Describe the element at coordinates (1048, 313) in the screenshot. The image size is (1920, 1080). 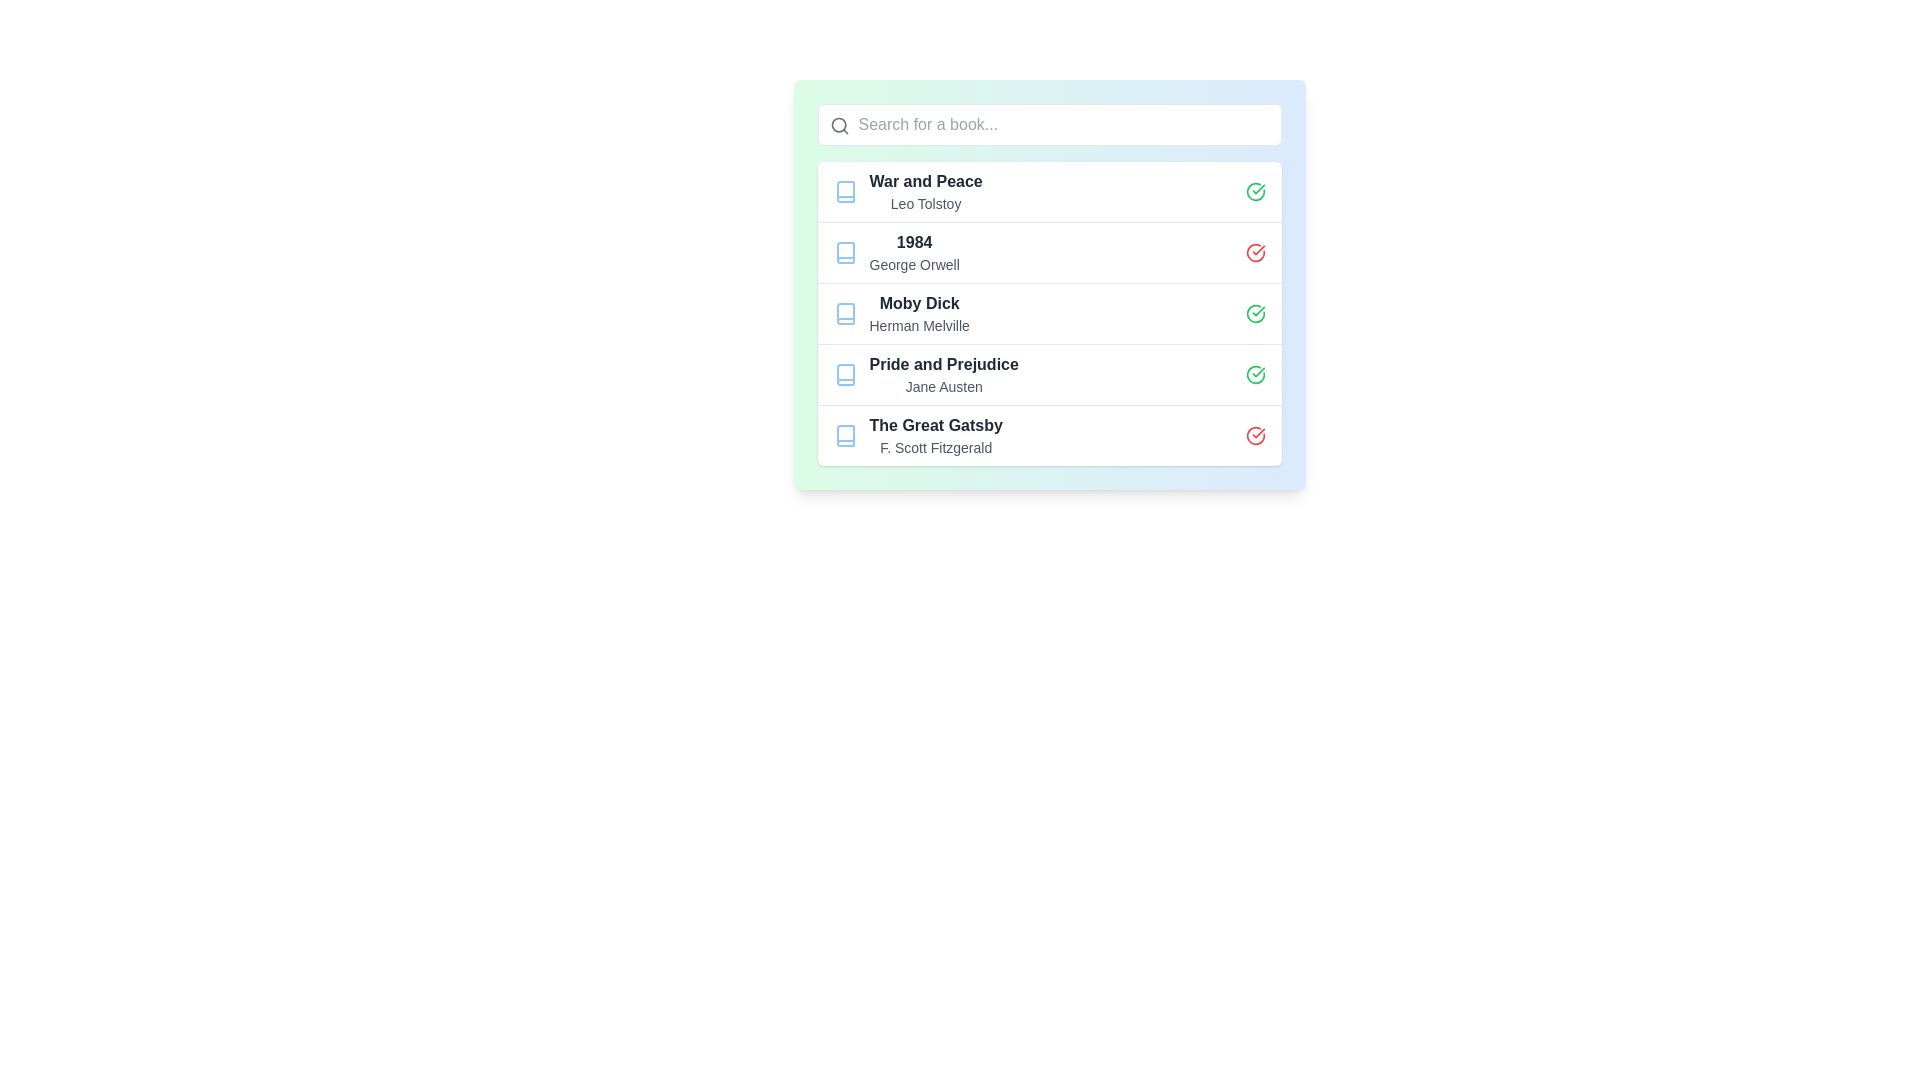
I see `the third list item displaying a book entry, which is located between '1984 by George Orwell' and 'Pride and Prejudice by Jane Austen'` at that location.